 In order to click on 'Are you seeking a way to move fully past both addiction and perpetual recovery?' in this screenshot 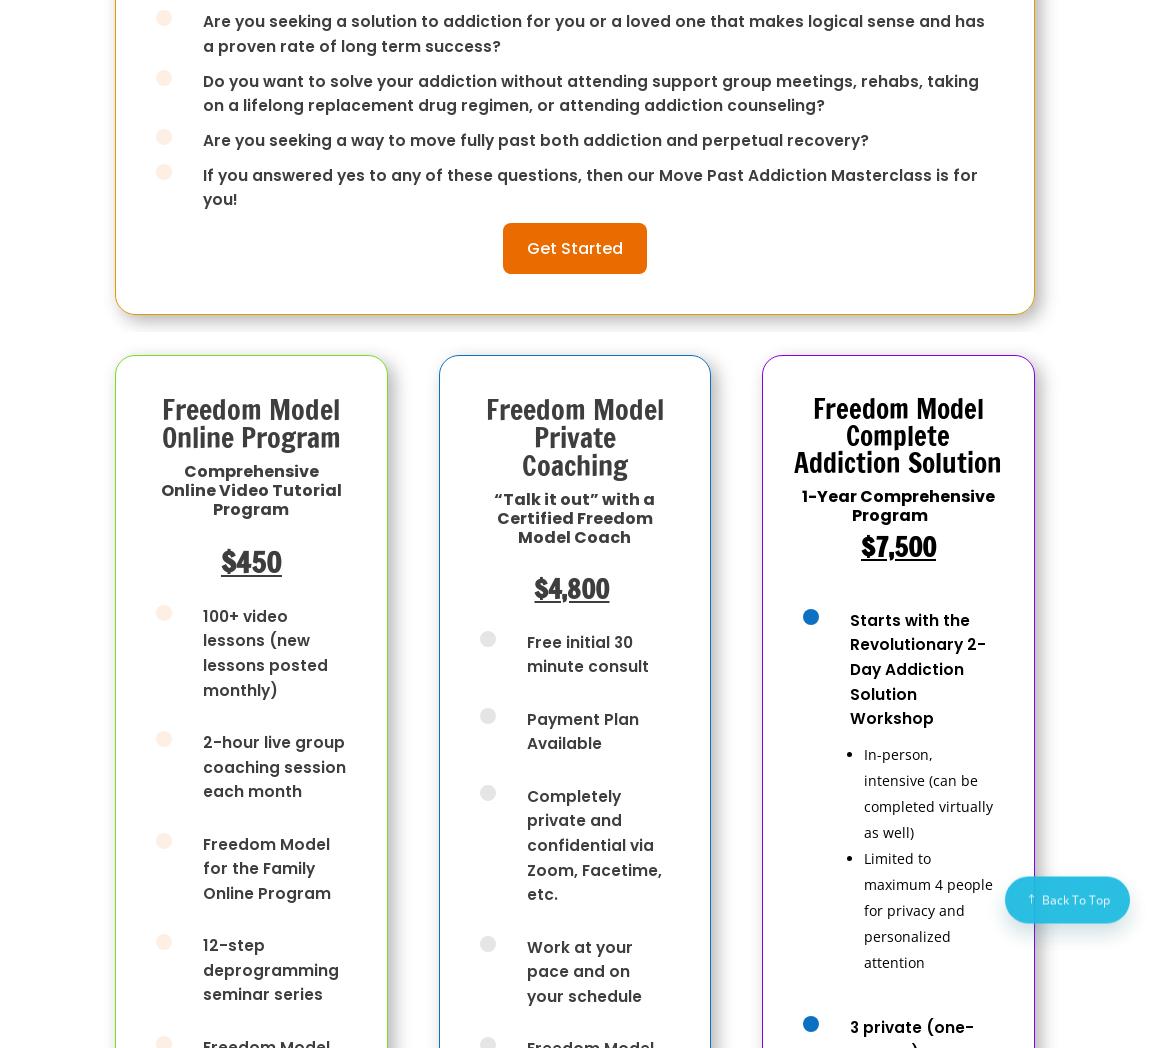, I will do `click(535, 139)`.